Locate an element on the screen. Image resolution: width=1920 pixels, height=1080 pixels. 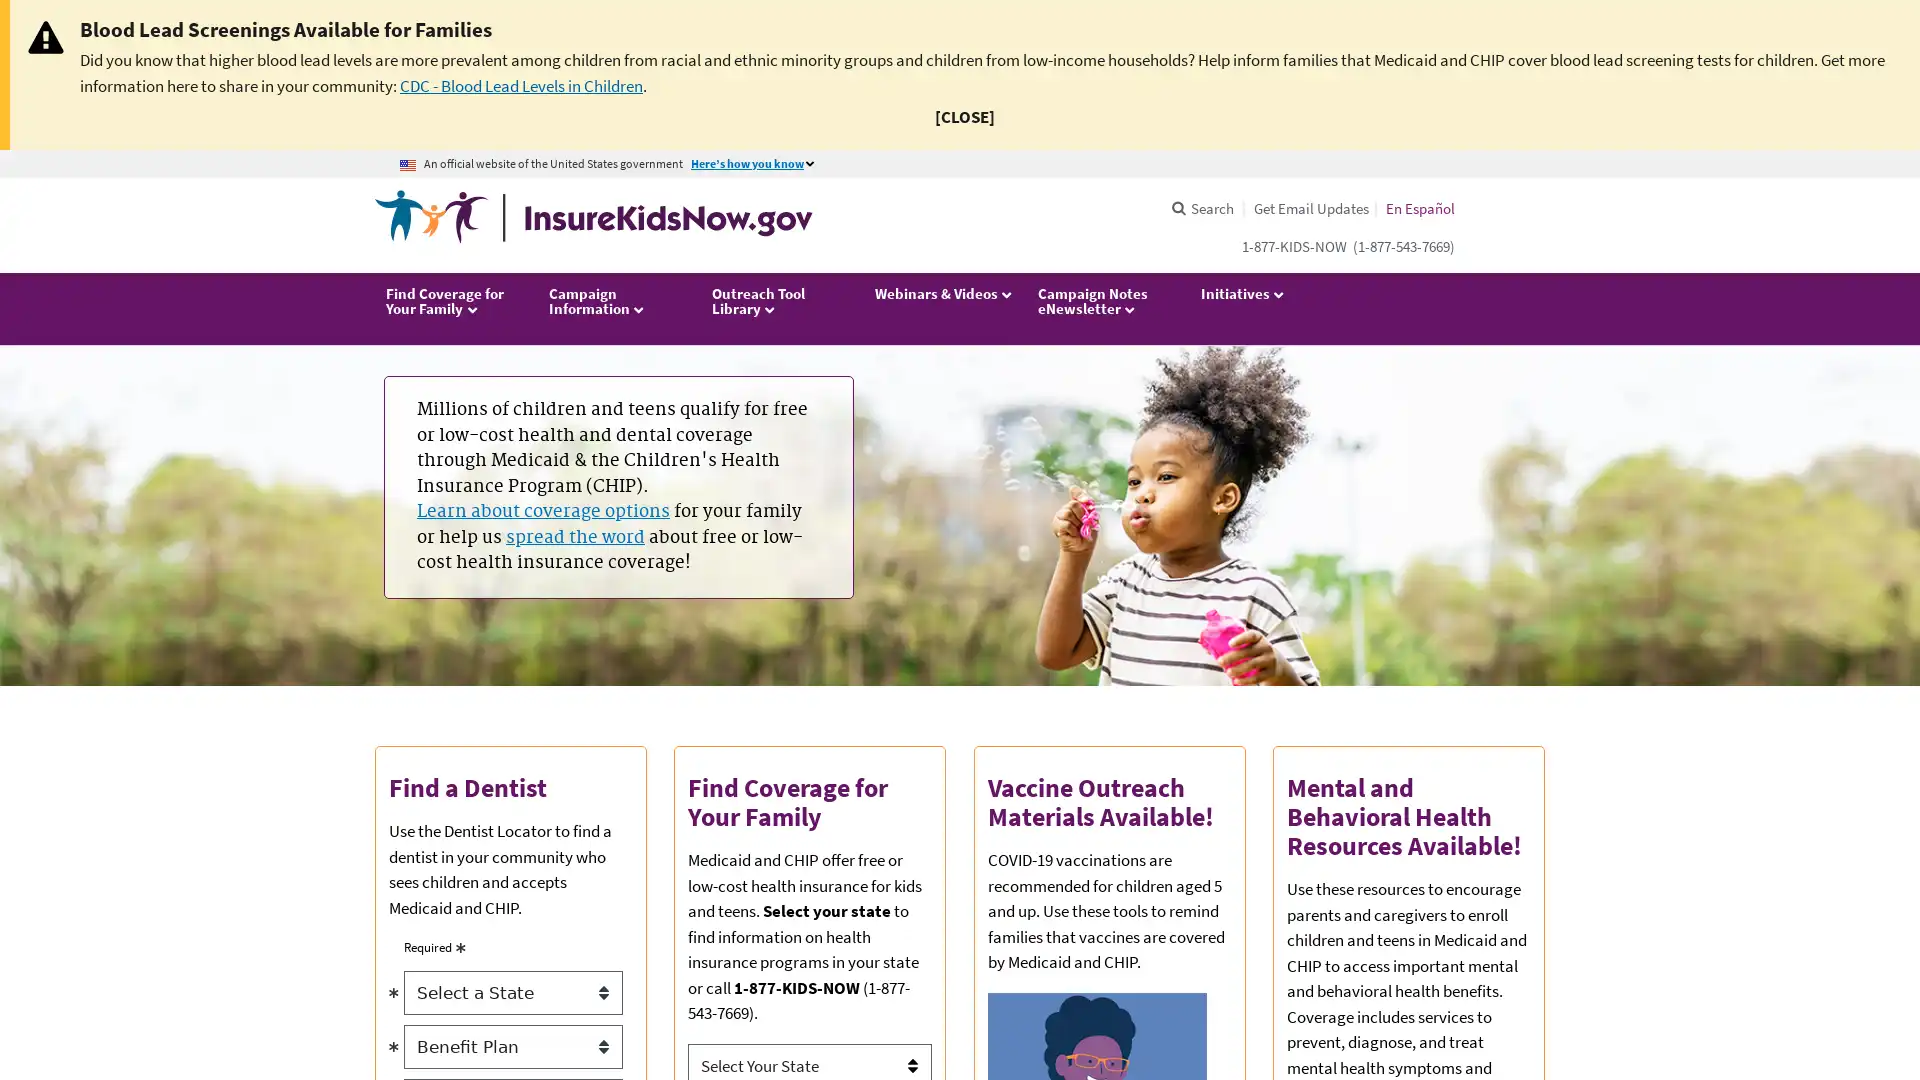
Feedback, opens dialog is located at coordinates (1889, 1010).